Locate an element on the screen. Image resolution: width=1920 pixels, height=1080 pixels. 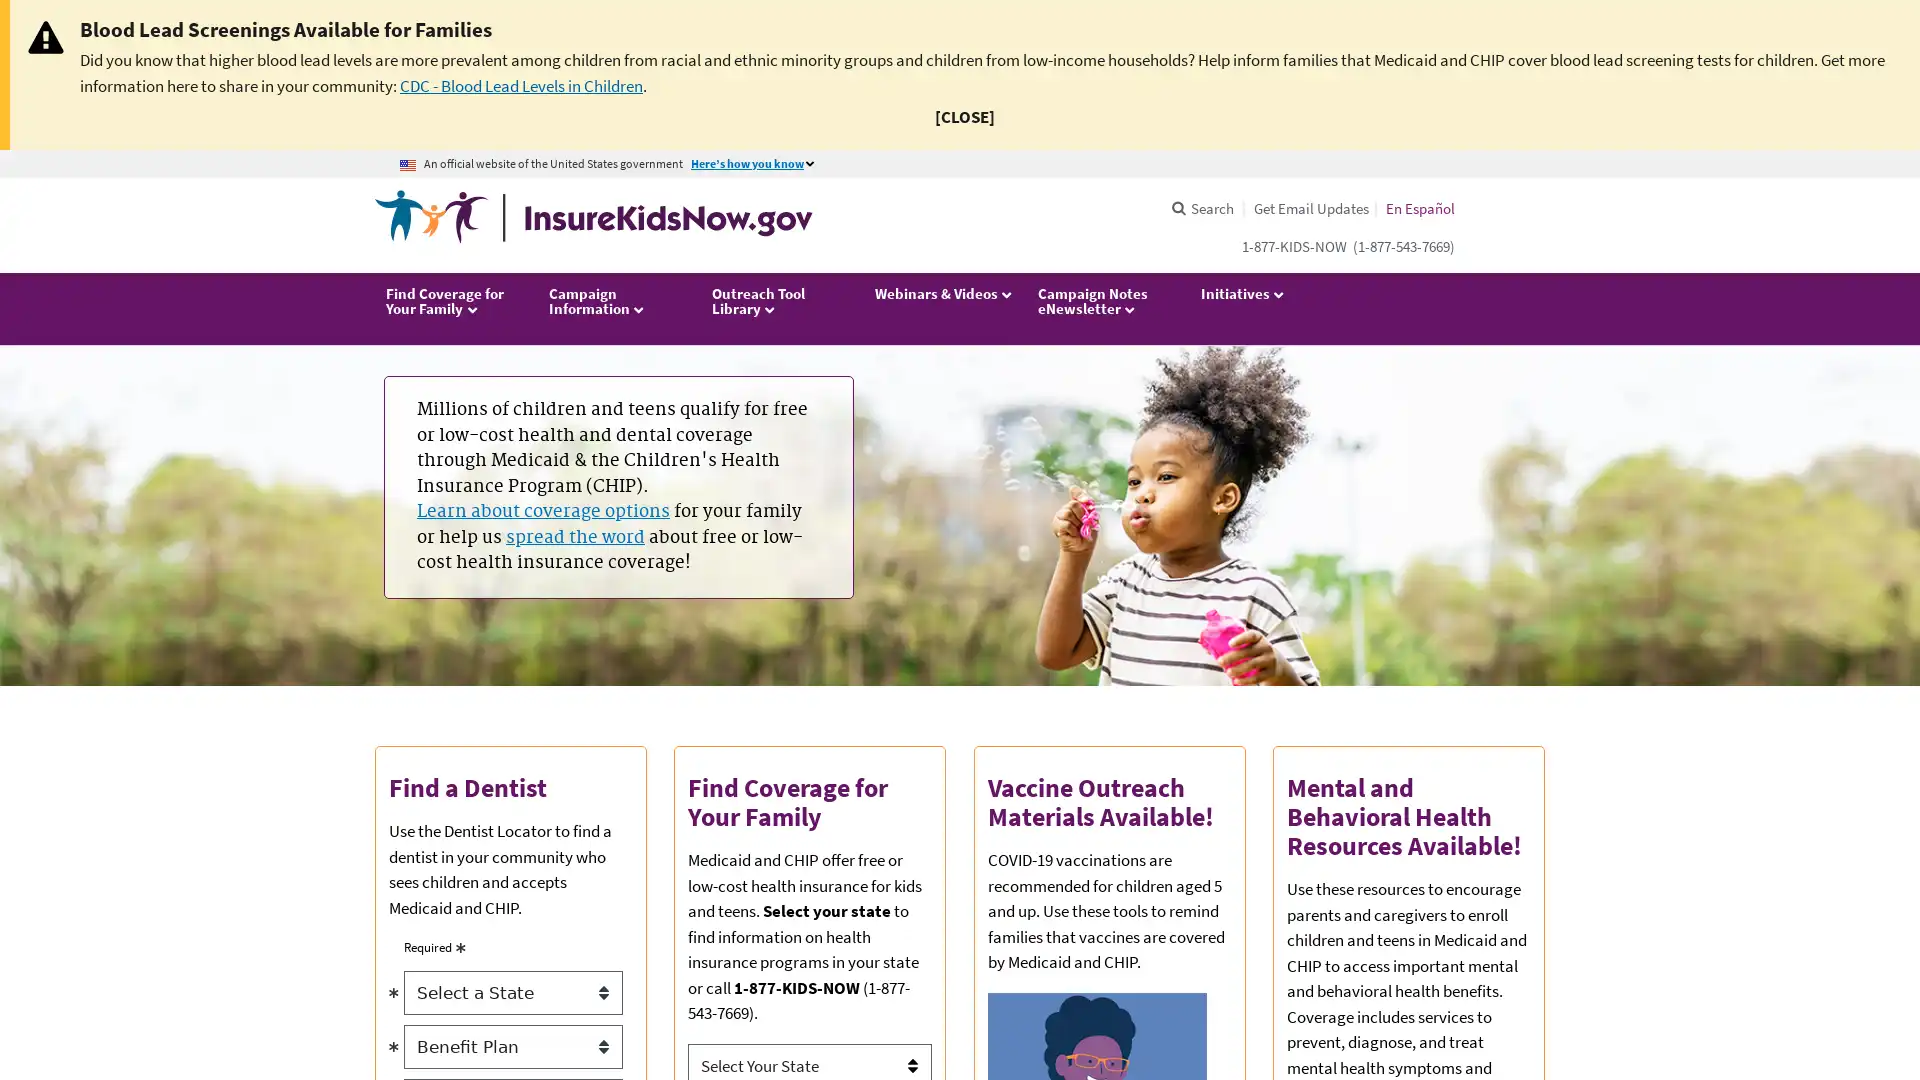
Feedback, opens dialog is located at coordinates (1889, 1010).